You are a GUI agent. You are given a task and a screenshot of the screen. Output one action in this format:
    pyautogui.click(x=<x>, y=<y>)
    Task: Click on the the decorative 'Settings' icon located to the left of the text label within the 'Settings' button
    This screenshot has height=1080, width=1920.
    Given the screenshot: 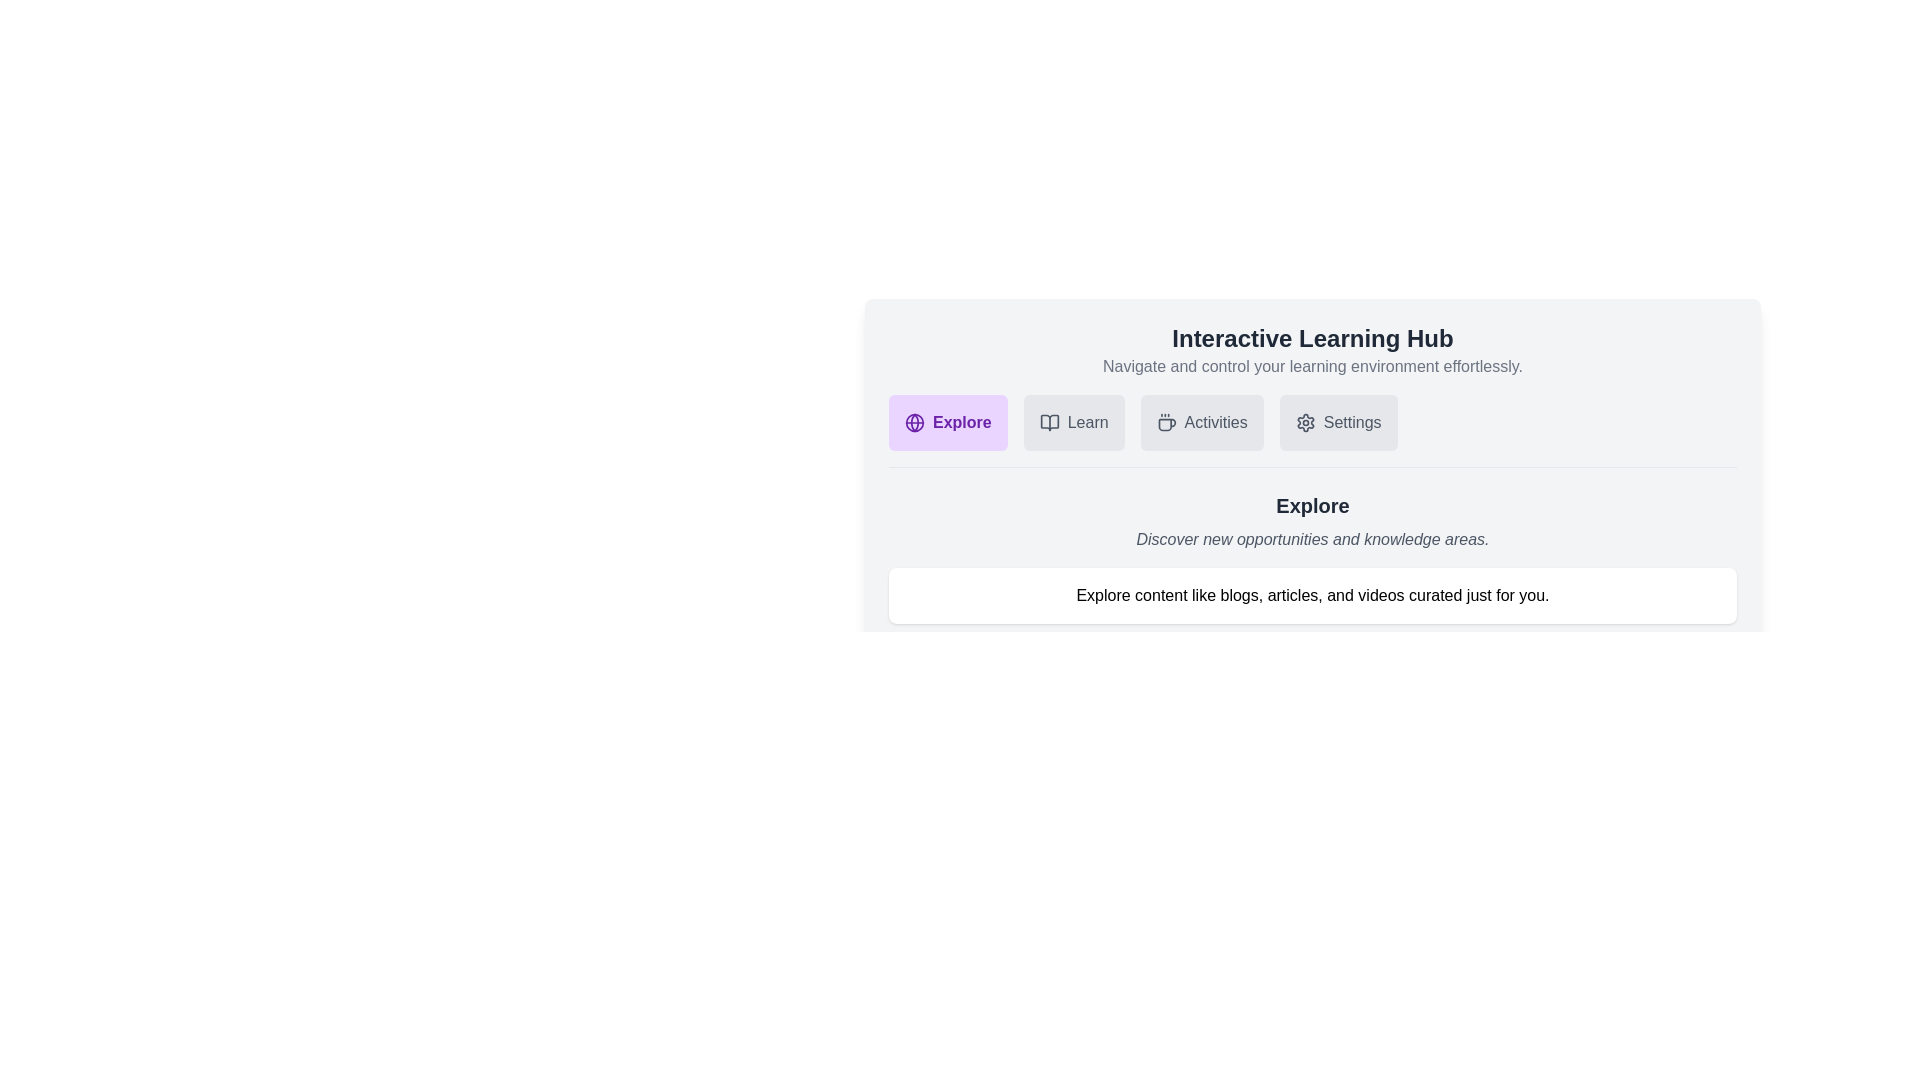 What is the action you would take?
    pyautogui.click(x=1305, y=422)
    